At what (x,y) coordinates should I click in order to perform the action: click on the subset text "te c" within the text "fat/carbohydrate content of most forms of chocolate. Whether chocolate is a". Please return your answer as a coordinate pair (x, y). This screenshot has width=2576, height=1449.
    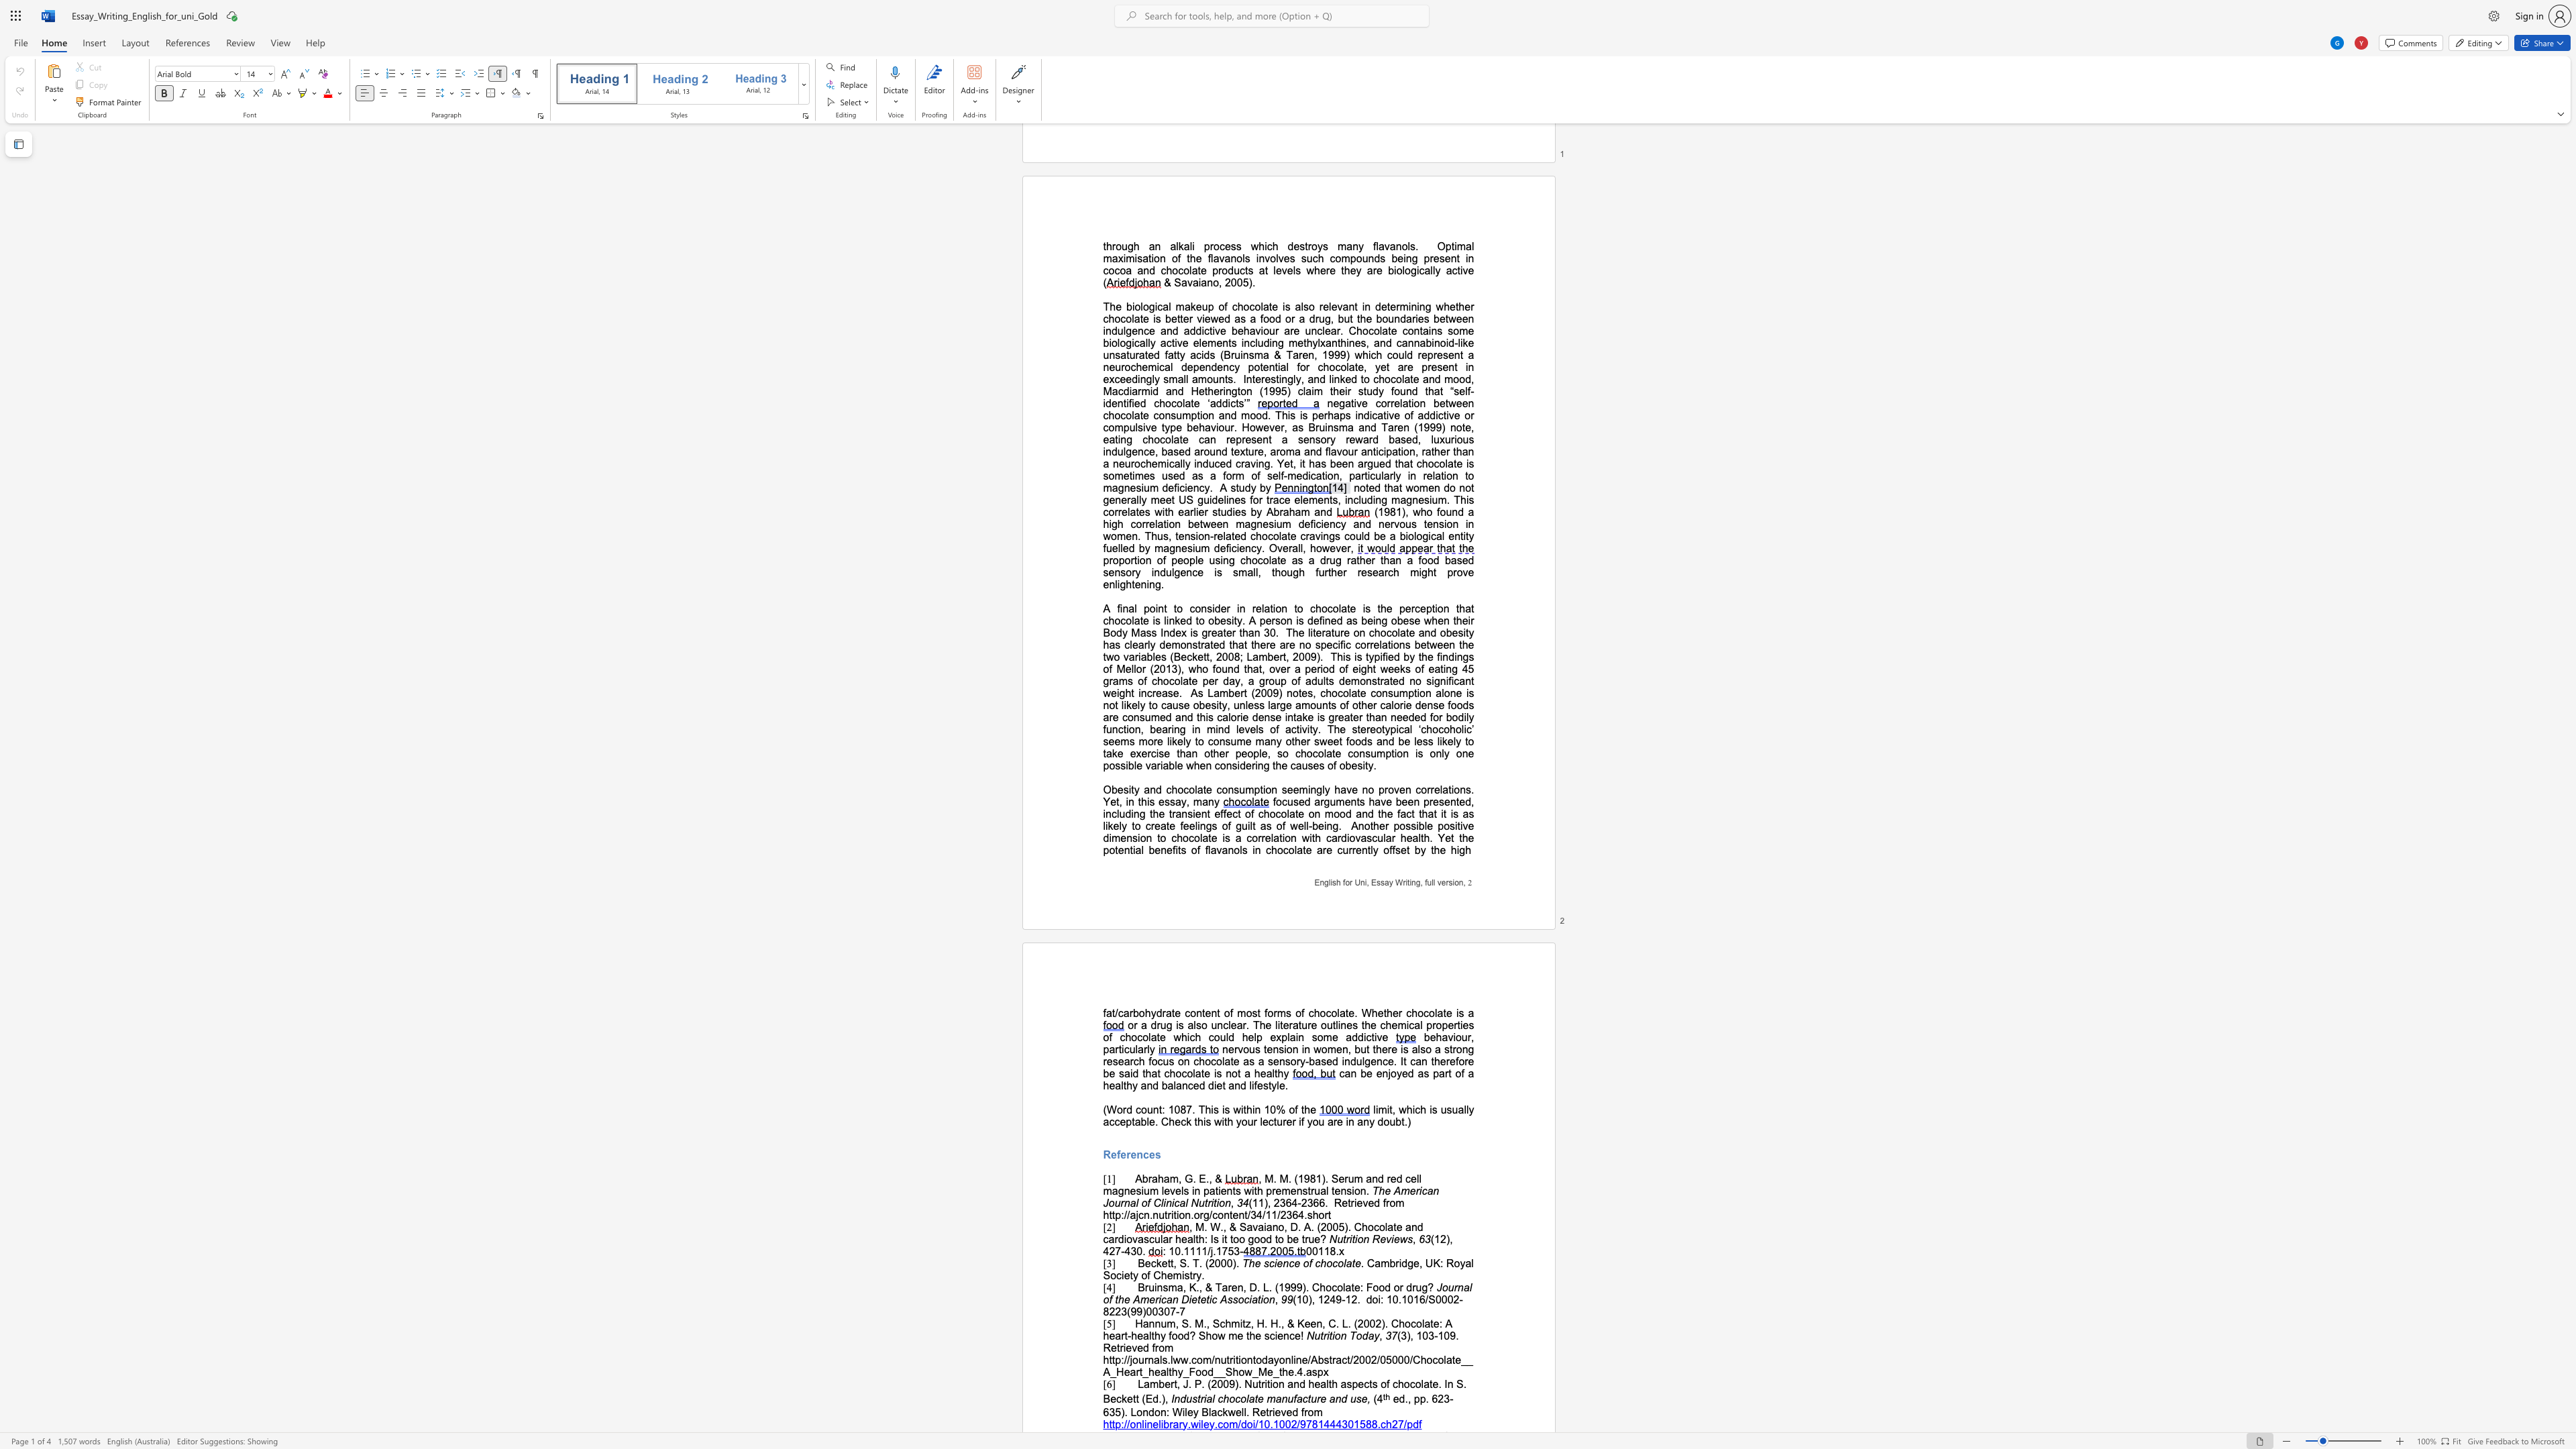
    Looking at the image, I should click on (1171, 1012).